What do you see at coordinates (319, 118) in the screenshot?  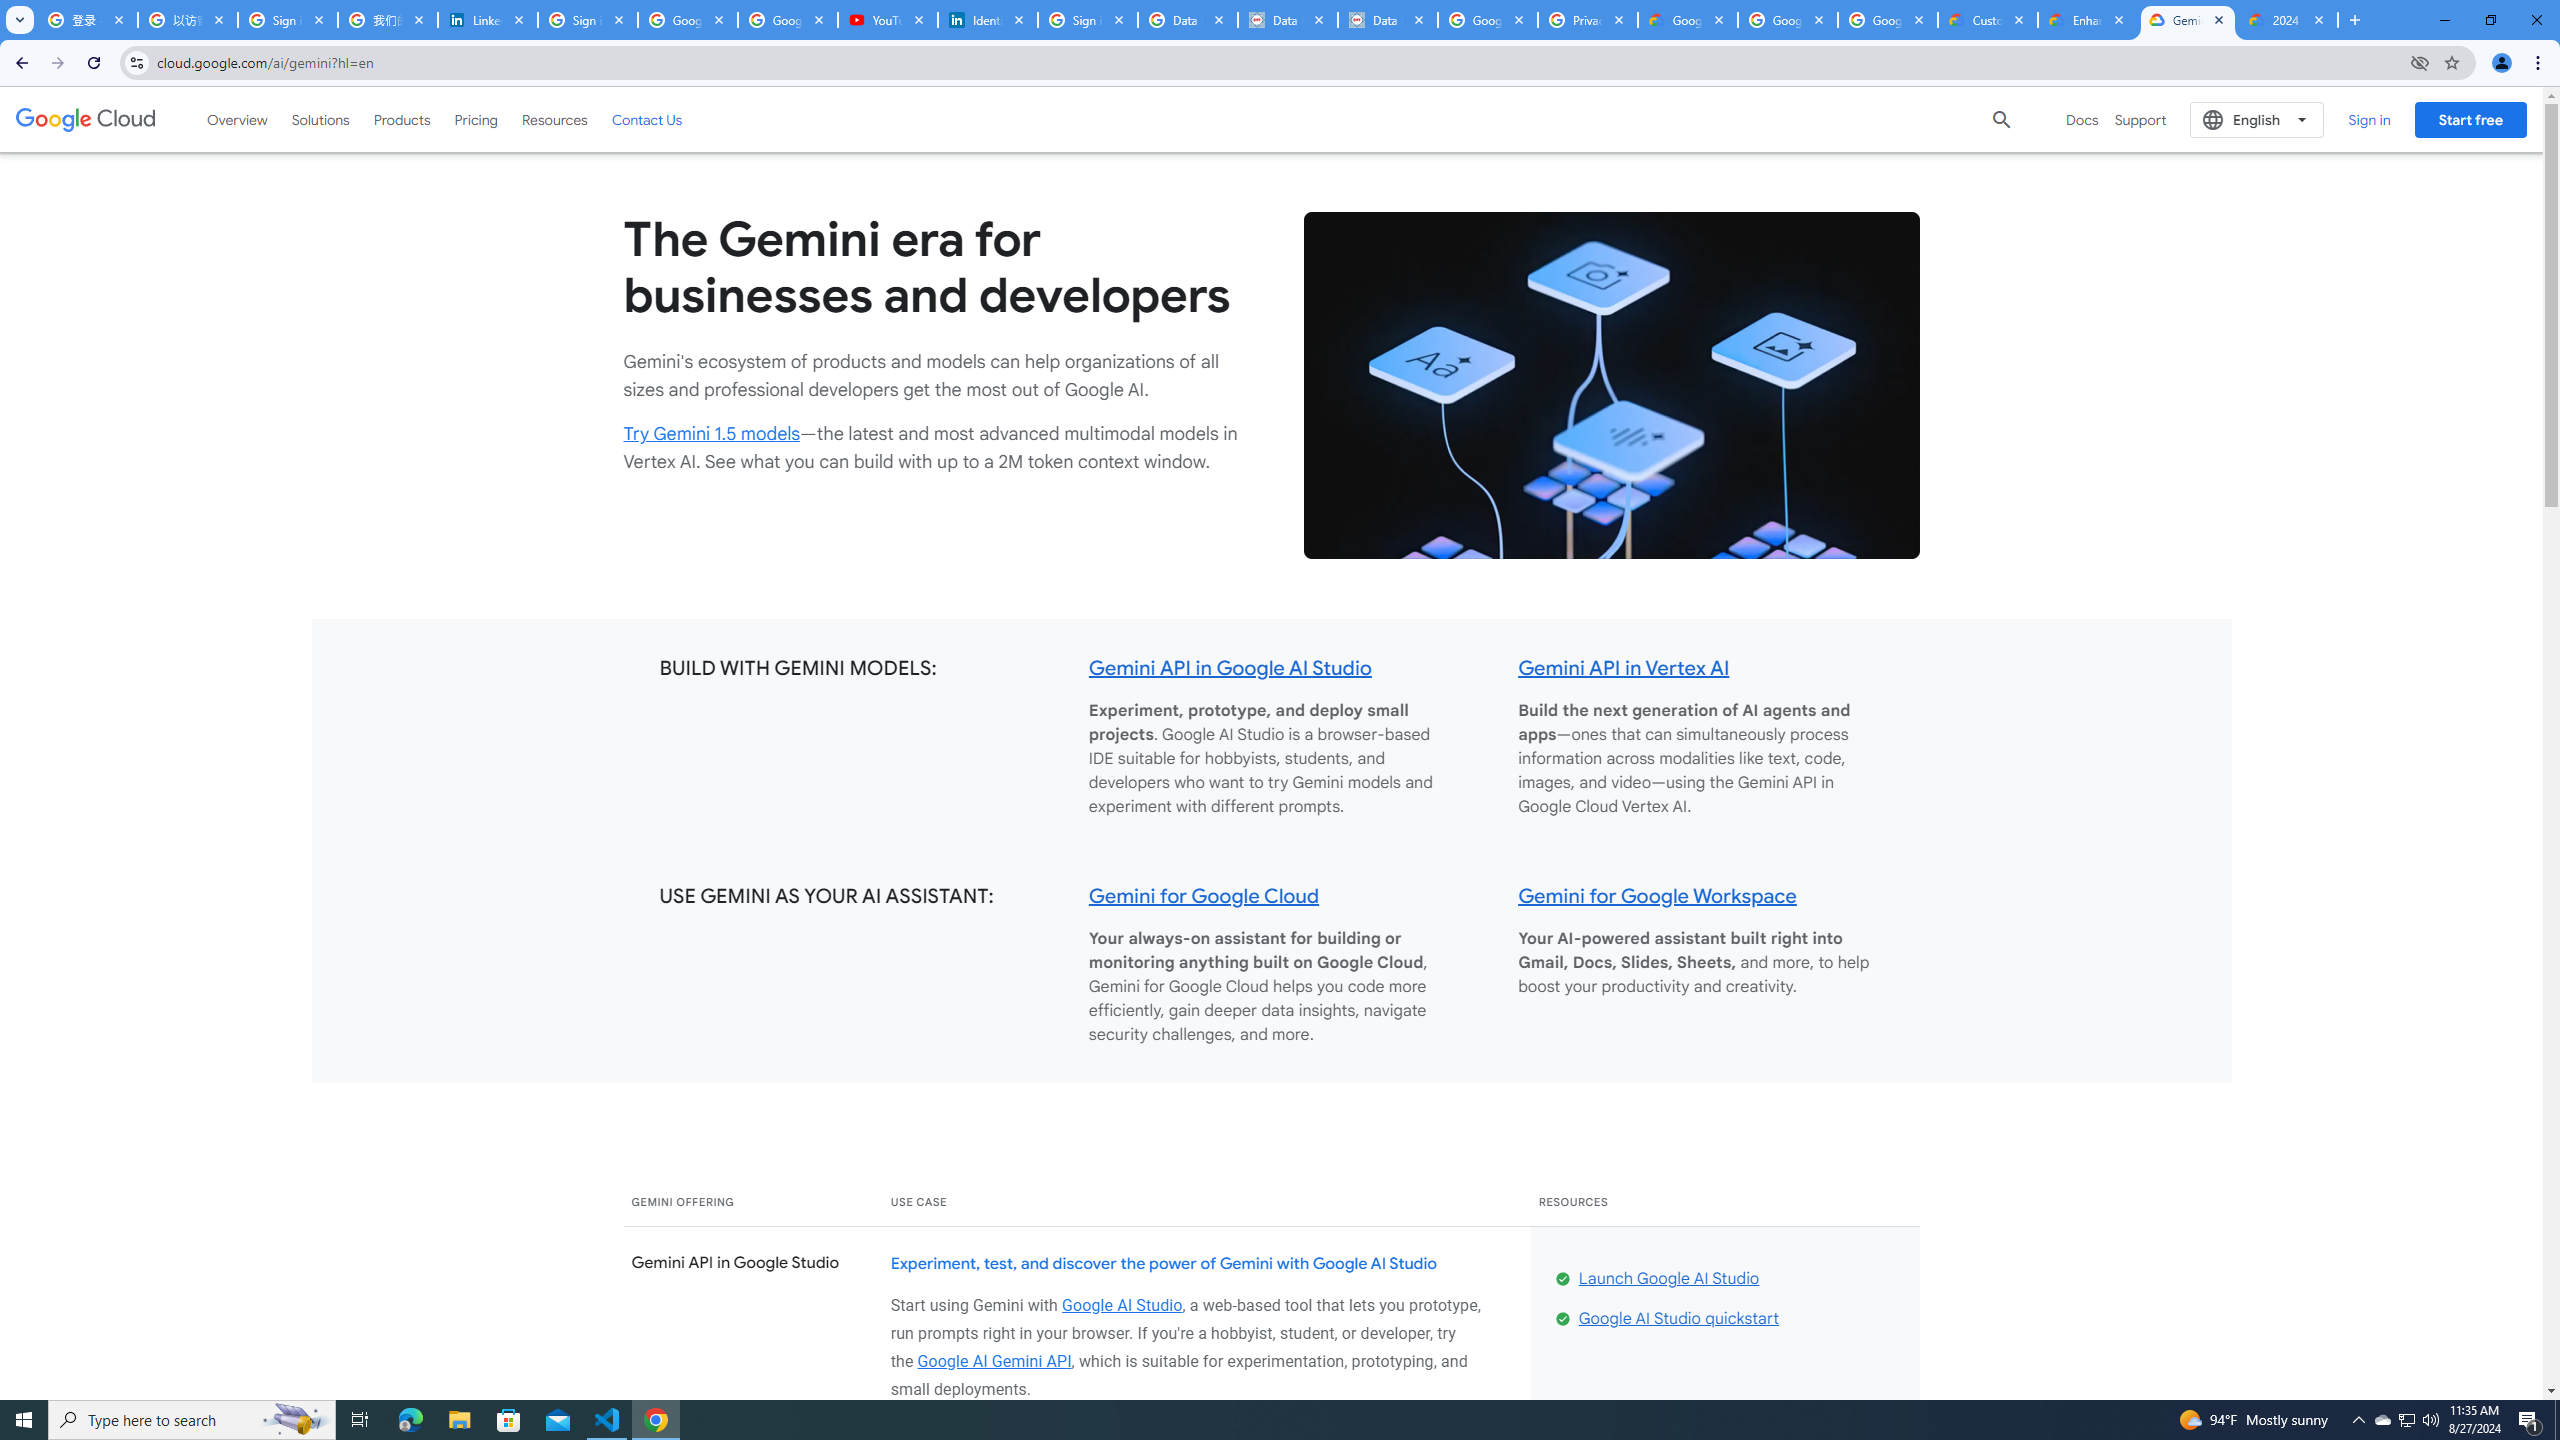 I see `'Solutions'` at bounding box center [319, 118].